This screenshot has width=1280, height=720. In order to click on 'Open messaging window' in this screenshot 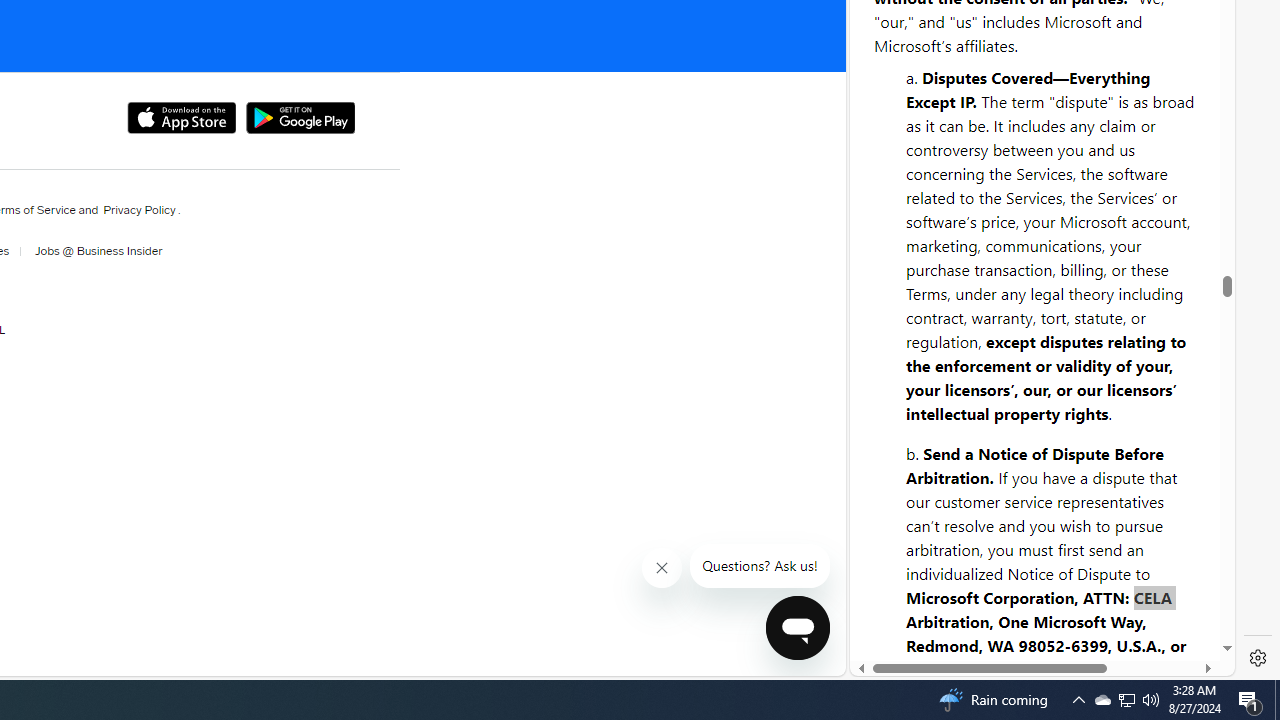, I will do `click(796, 627)`.